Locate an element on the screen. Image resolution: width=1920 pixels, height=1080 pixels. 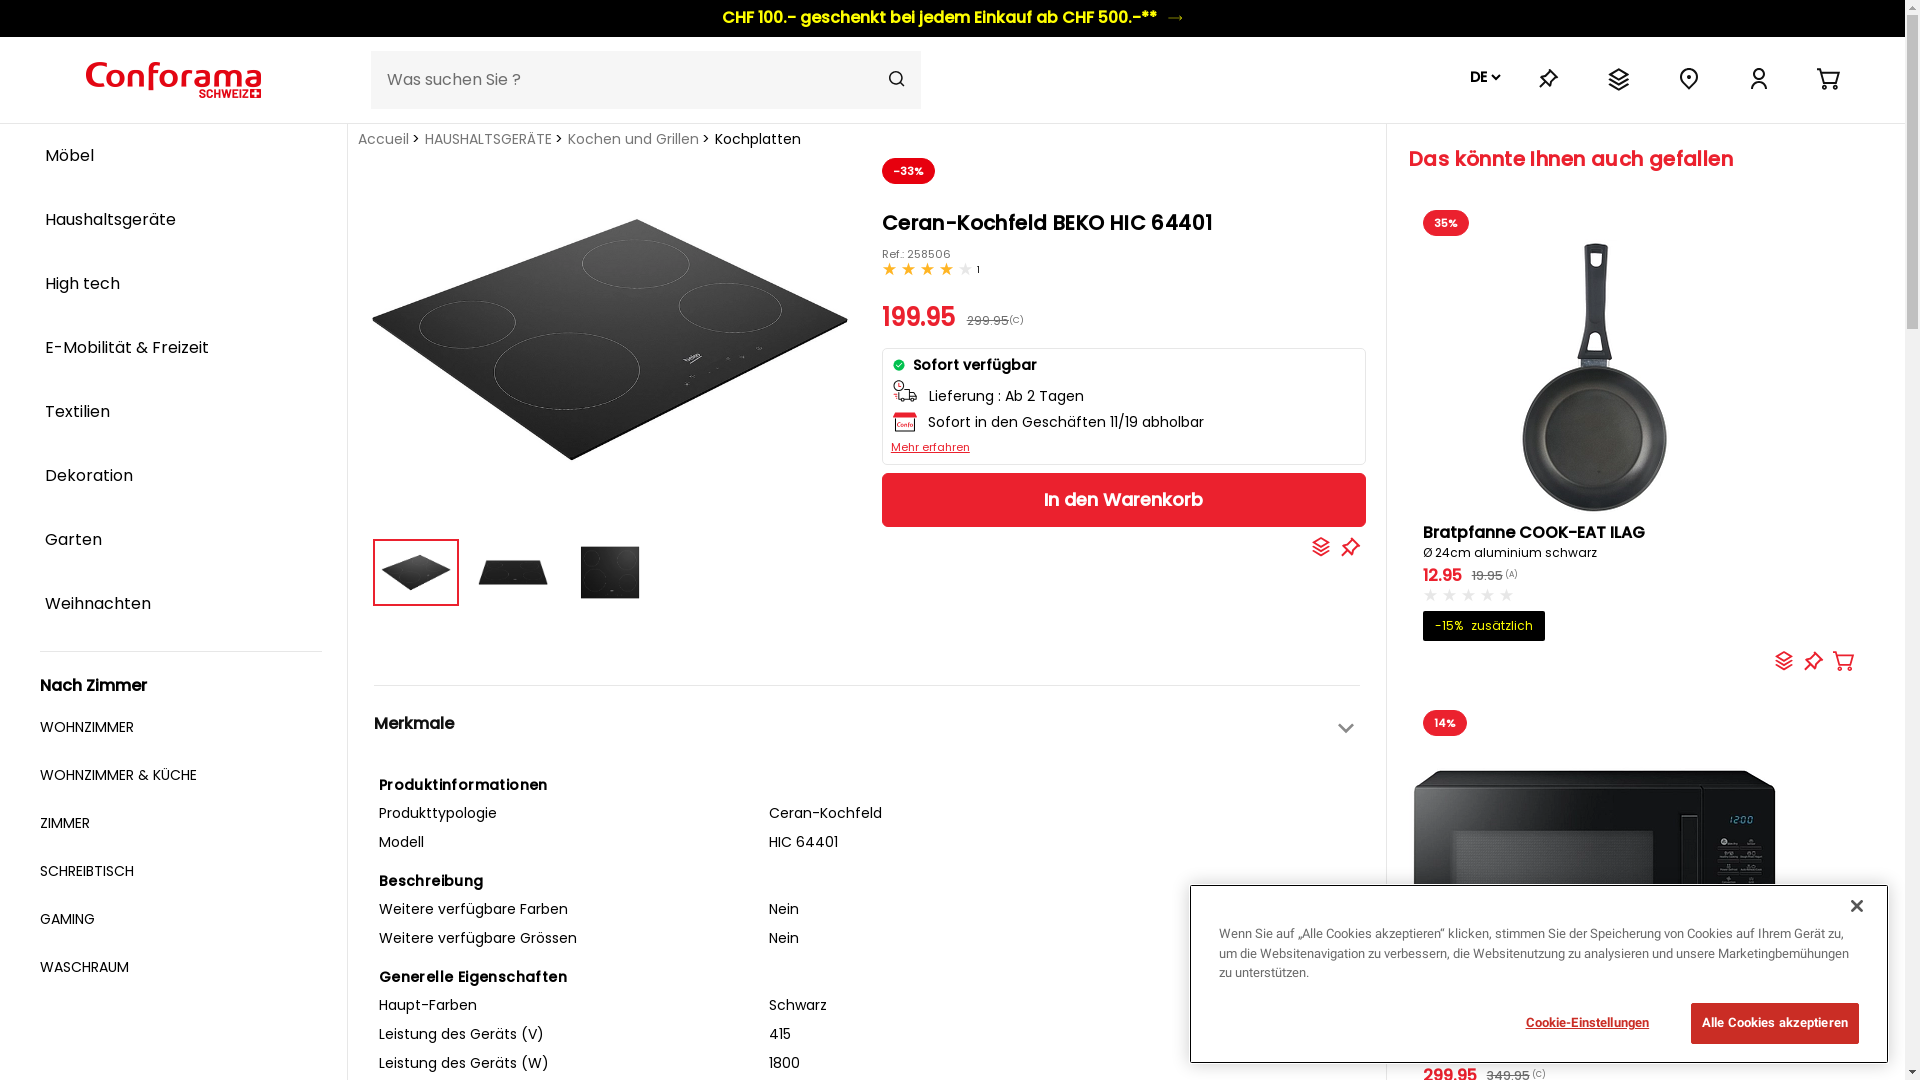
'Alle Cookies akzeptieren' is located at coordinates (1689, 1022).